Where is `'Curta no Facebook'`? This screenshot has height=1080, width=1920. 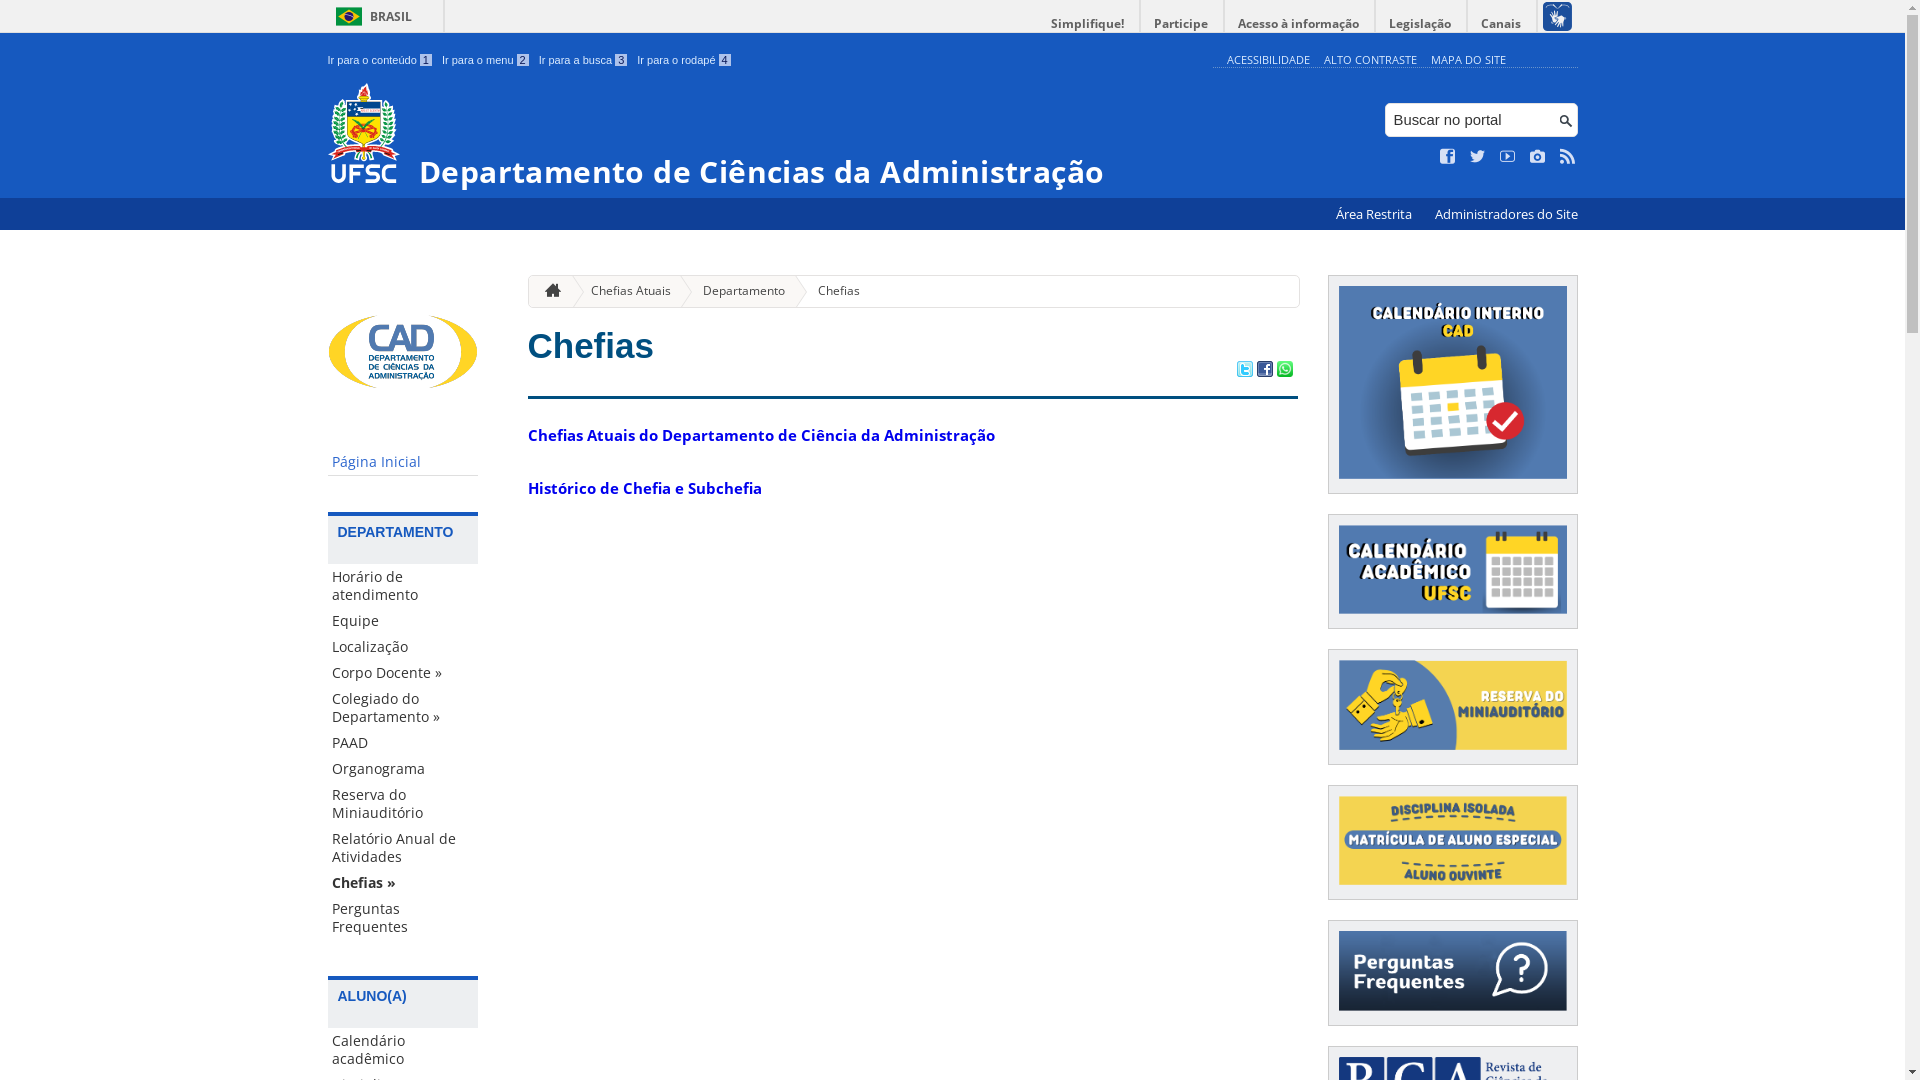
'Curta no Facebook' is located at coordinates (1448, 156).